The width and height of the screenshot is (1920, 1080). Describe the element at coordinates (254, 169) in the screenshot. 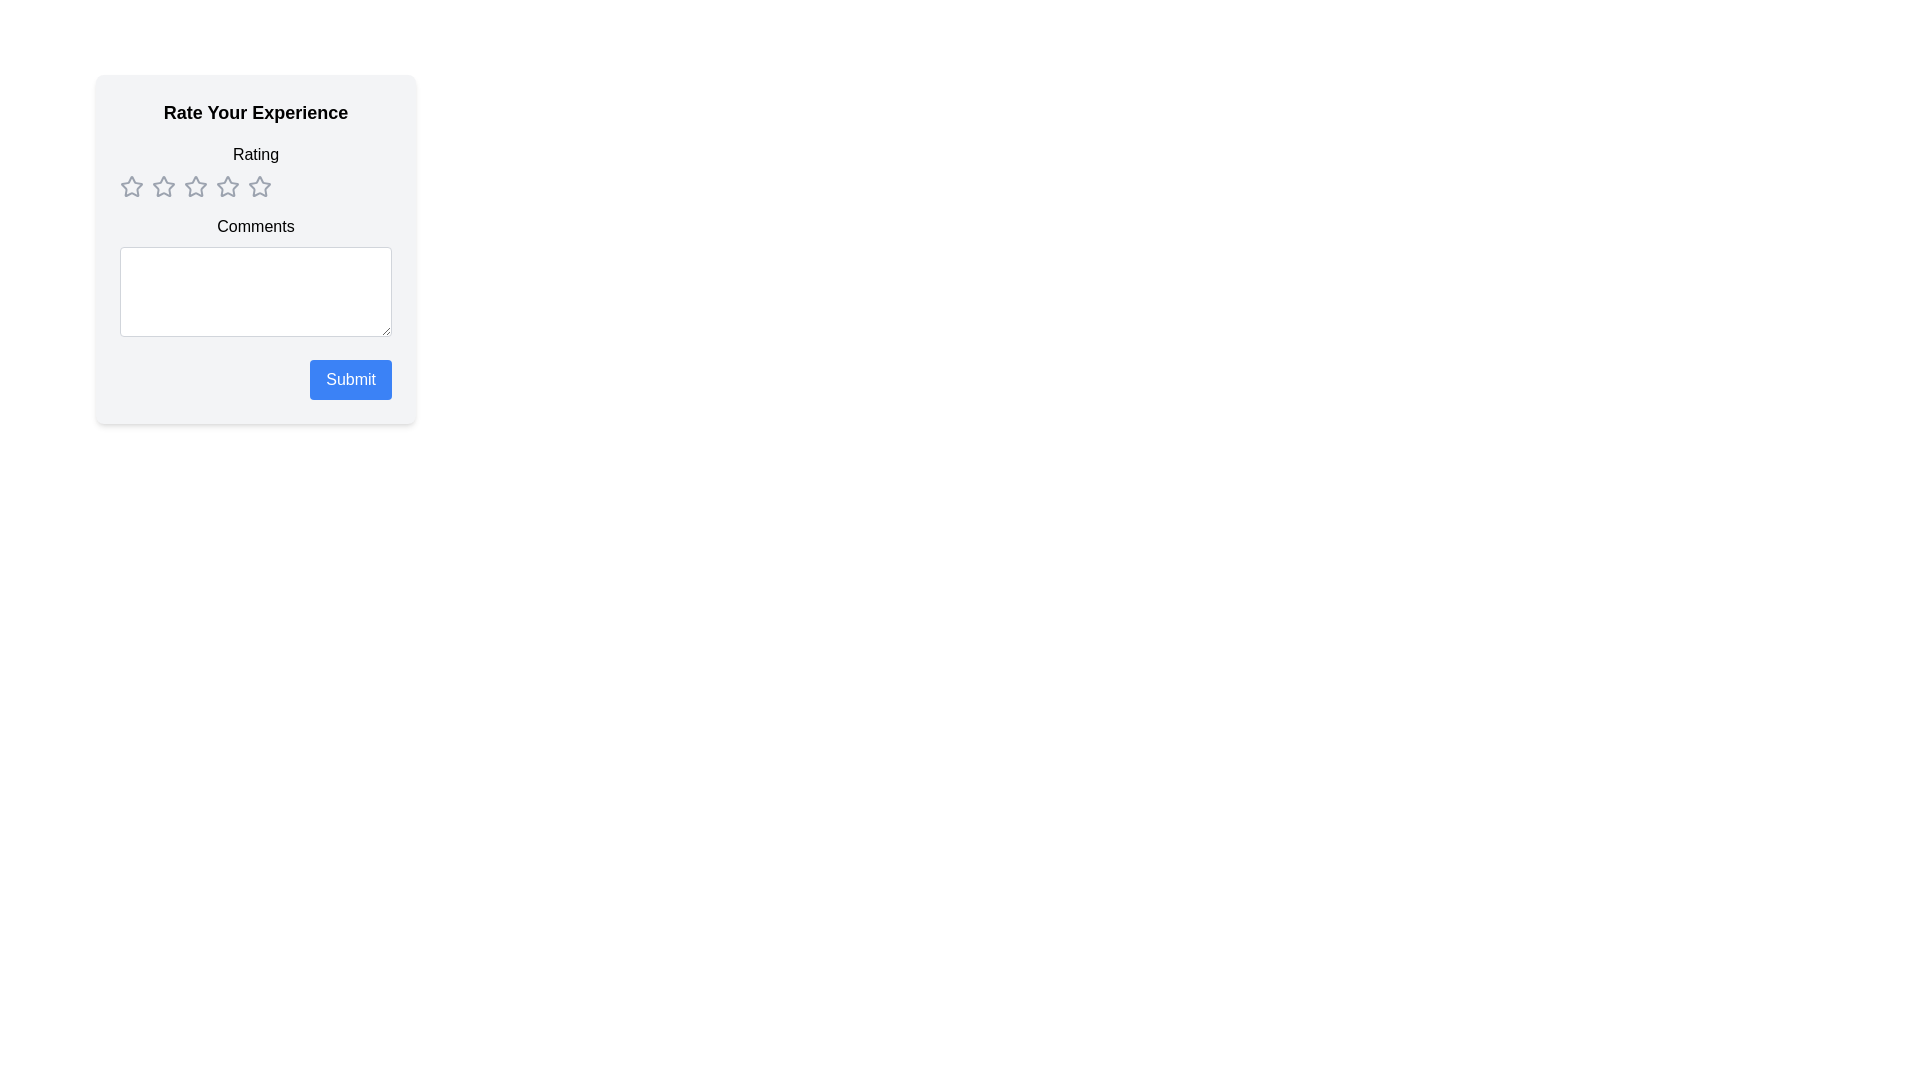

I see `one of the stars in the rating component located below the main heading of the form, which is the first section before the 'Comments' section` at that location.